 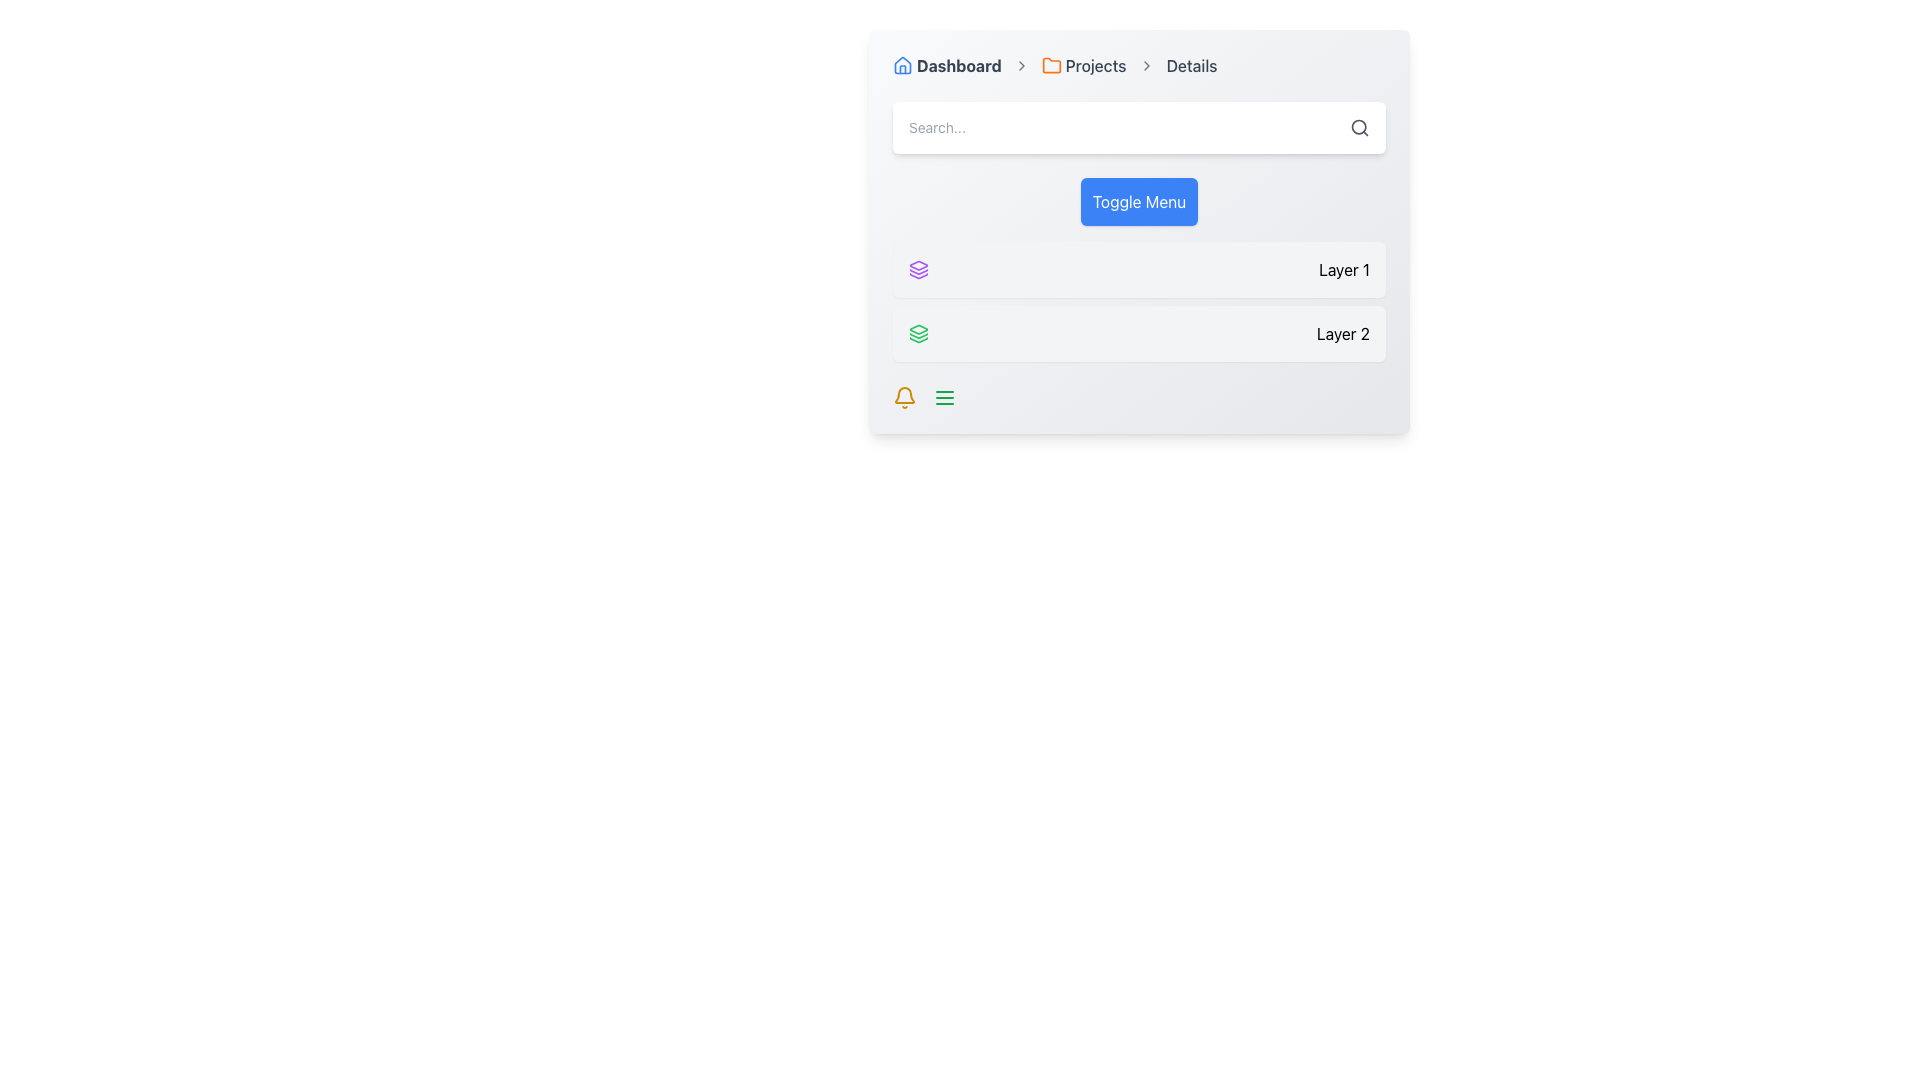 What do you see at coordinates (1083, 64) in the screenshot?
I see `the 'Projects' breadcrumb link, which features an orange folder icon on the left and dark gray text on the right` at bounding box center [1083, 64].